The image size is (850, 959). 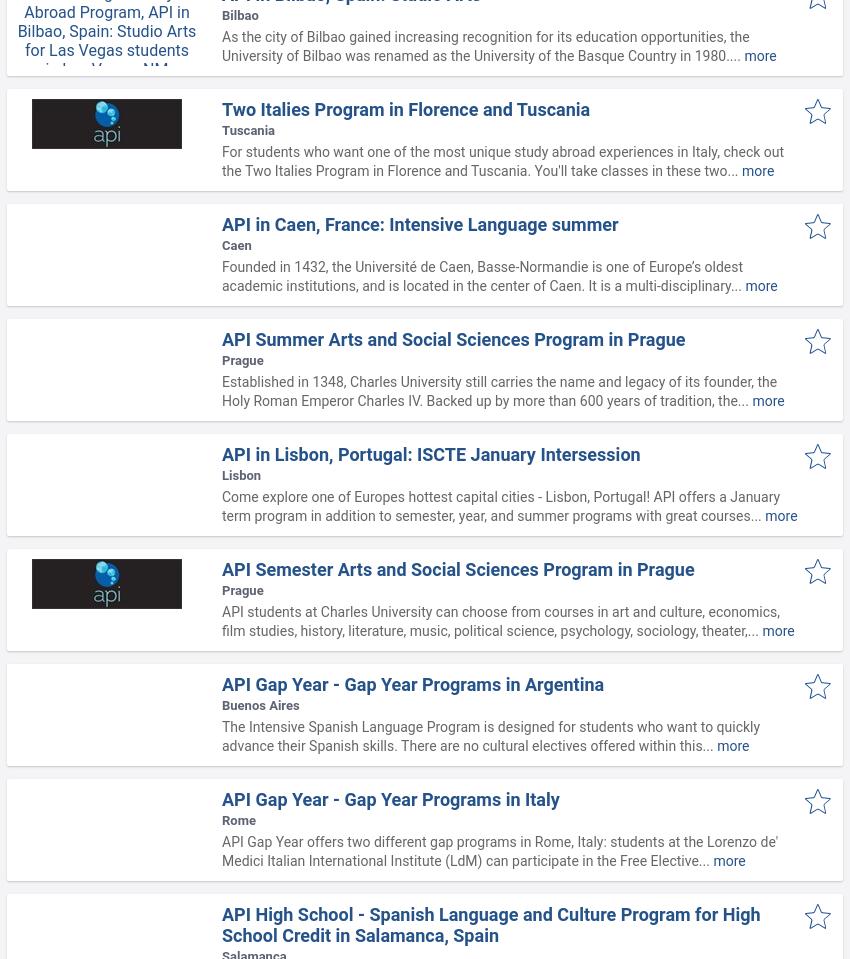 I want to click on 'The Intensive Spanish Language Program is designed for students who want to quickly advance their Spanish skills. There are no cultural electives offered within this...', so click(x=490, y=735).